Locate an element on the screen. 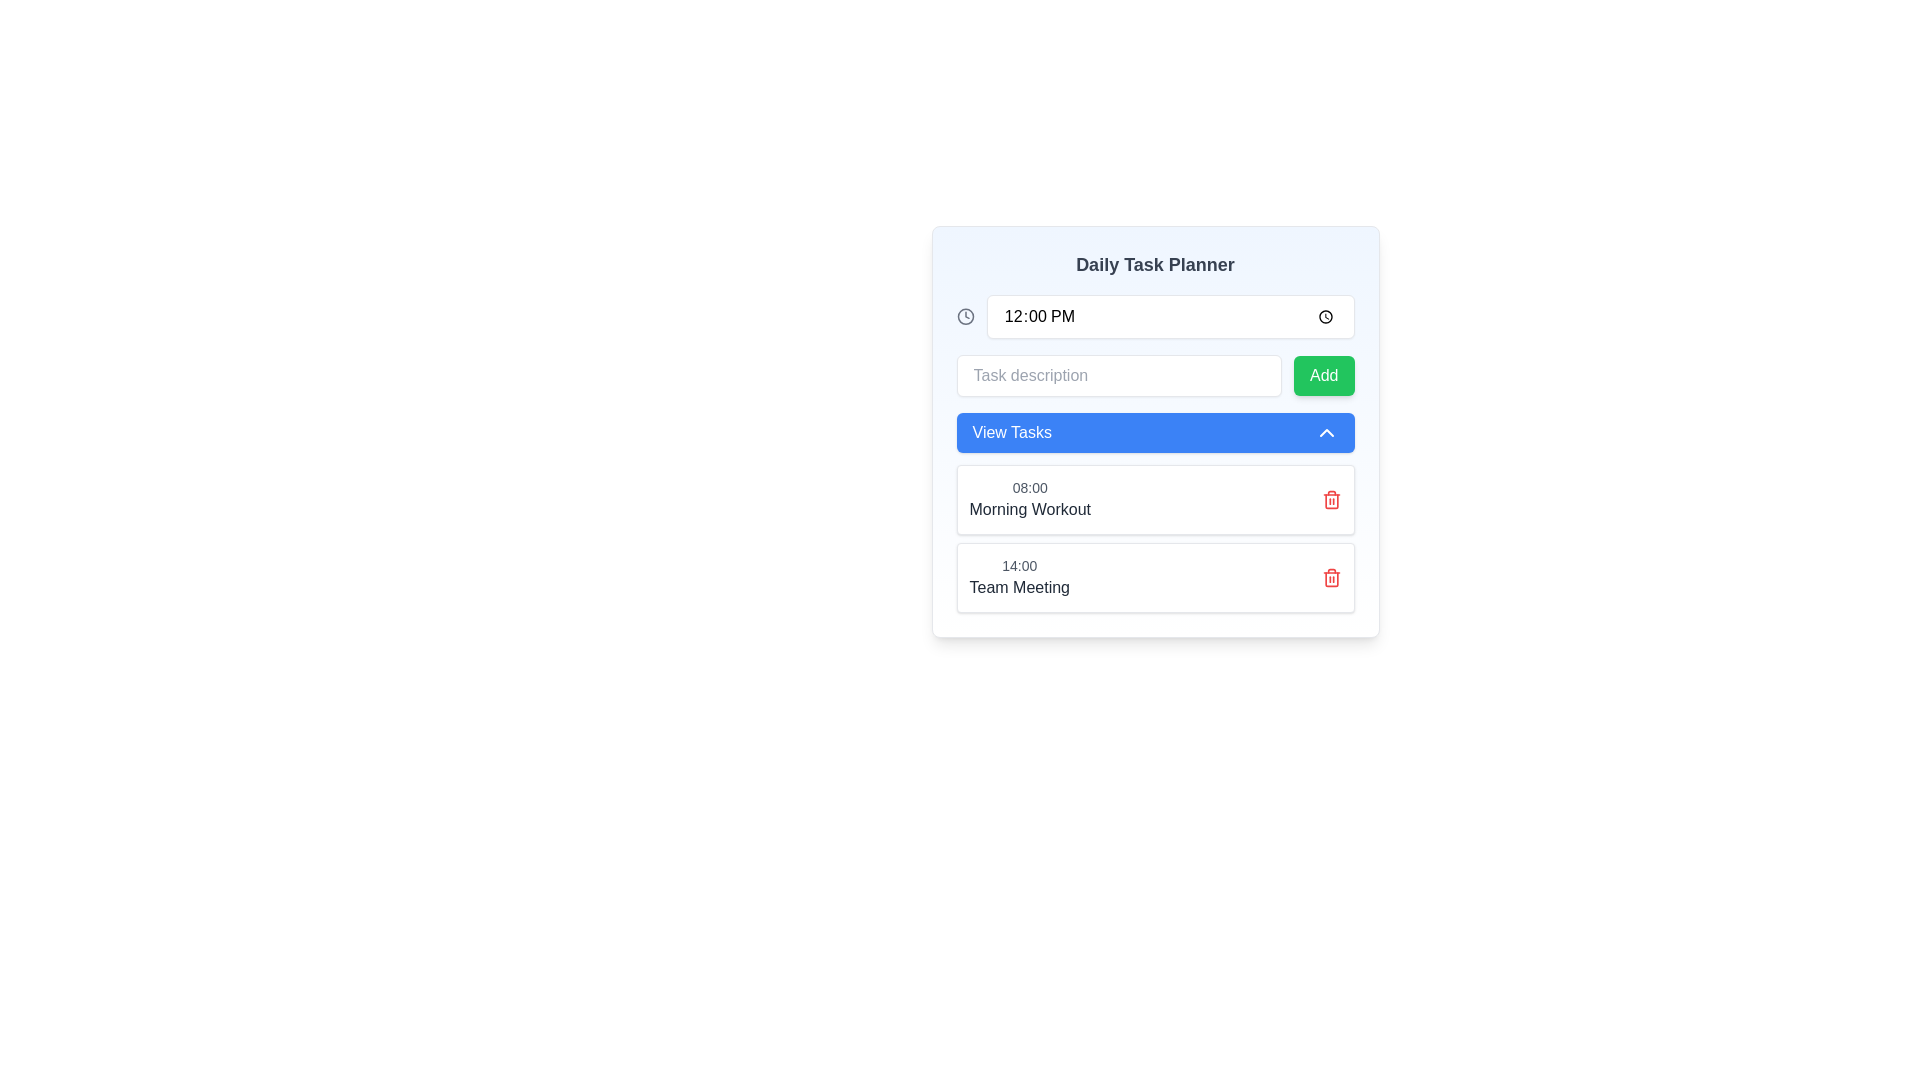 This screenshot has width=1920, height=1080. the delete icon button for the task 'Morning Workout' in the 'Daily Task Planner' interface is located at coordinates (1331, 499).